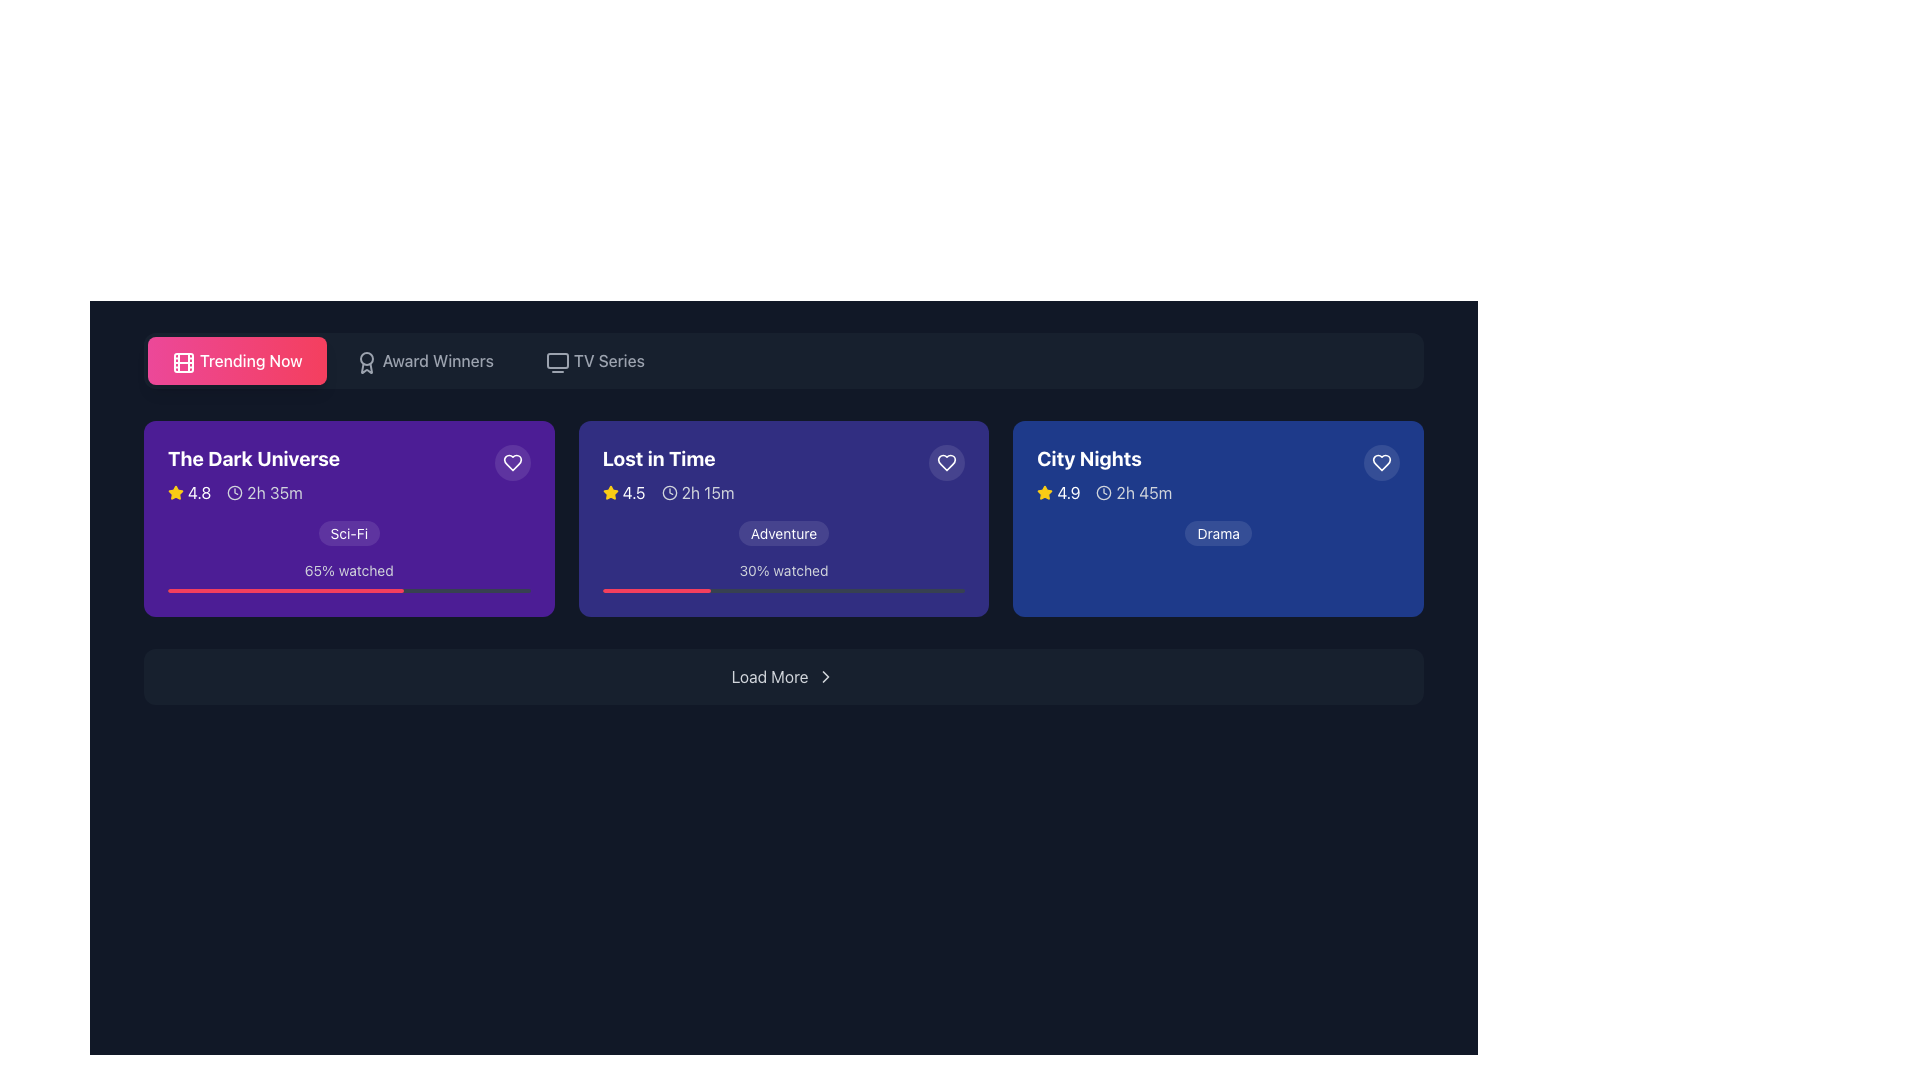  What do you see at coordinates (946, 462) in the screenshot?
I see `the heart icon within the circular button located in the top-right corner of the 'Lost in Time' movie card to mark the movie as favorite` at bounding box center [946, 462].